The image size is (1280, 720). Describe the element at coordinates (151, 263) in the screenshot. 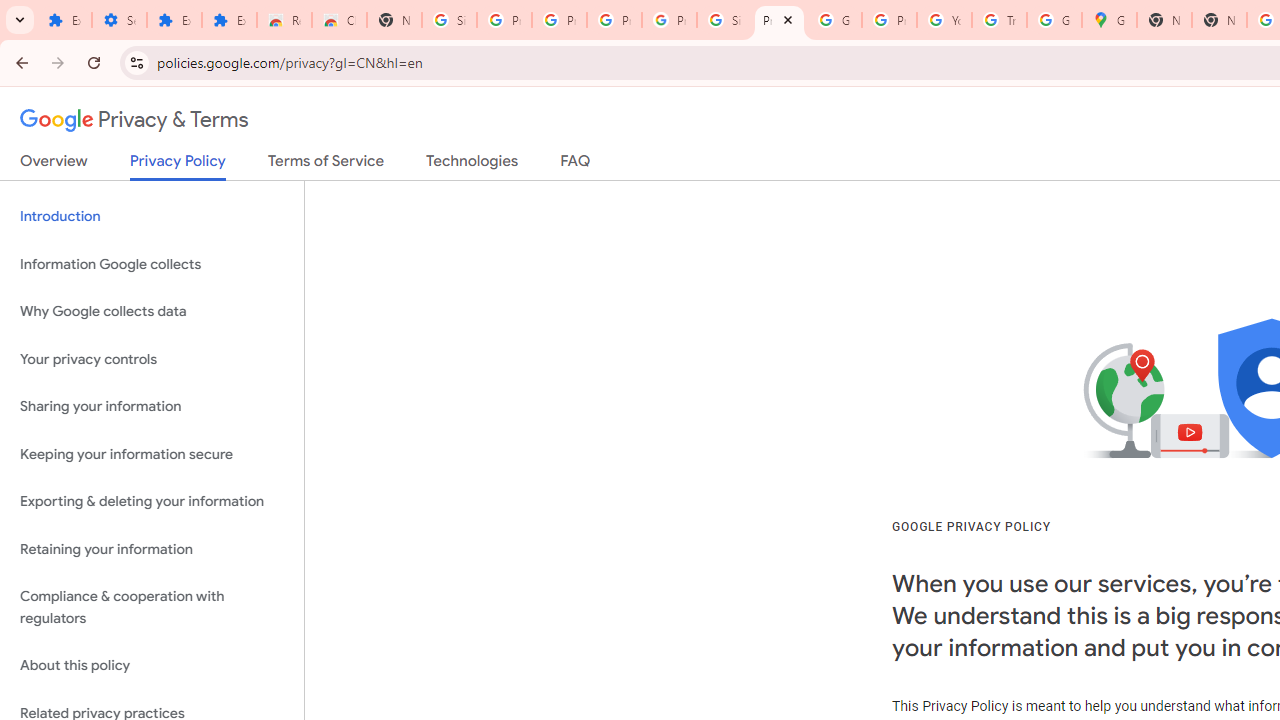

I see `'Information Google collects'` at that location.